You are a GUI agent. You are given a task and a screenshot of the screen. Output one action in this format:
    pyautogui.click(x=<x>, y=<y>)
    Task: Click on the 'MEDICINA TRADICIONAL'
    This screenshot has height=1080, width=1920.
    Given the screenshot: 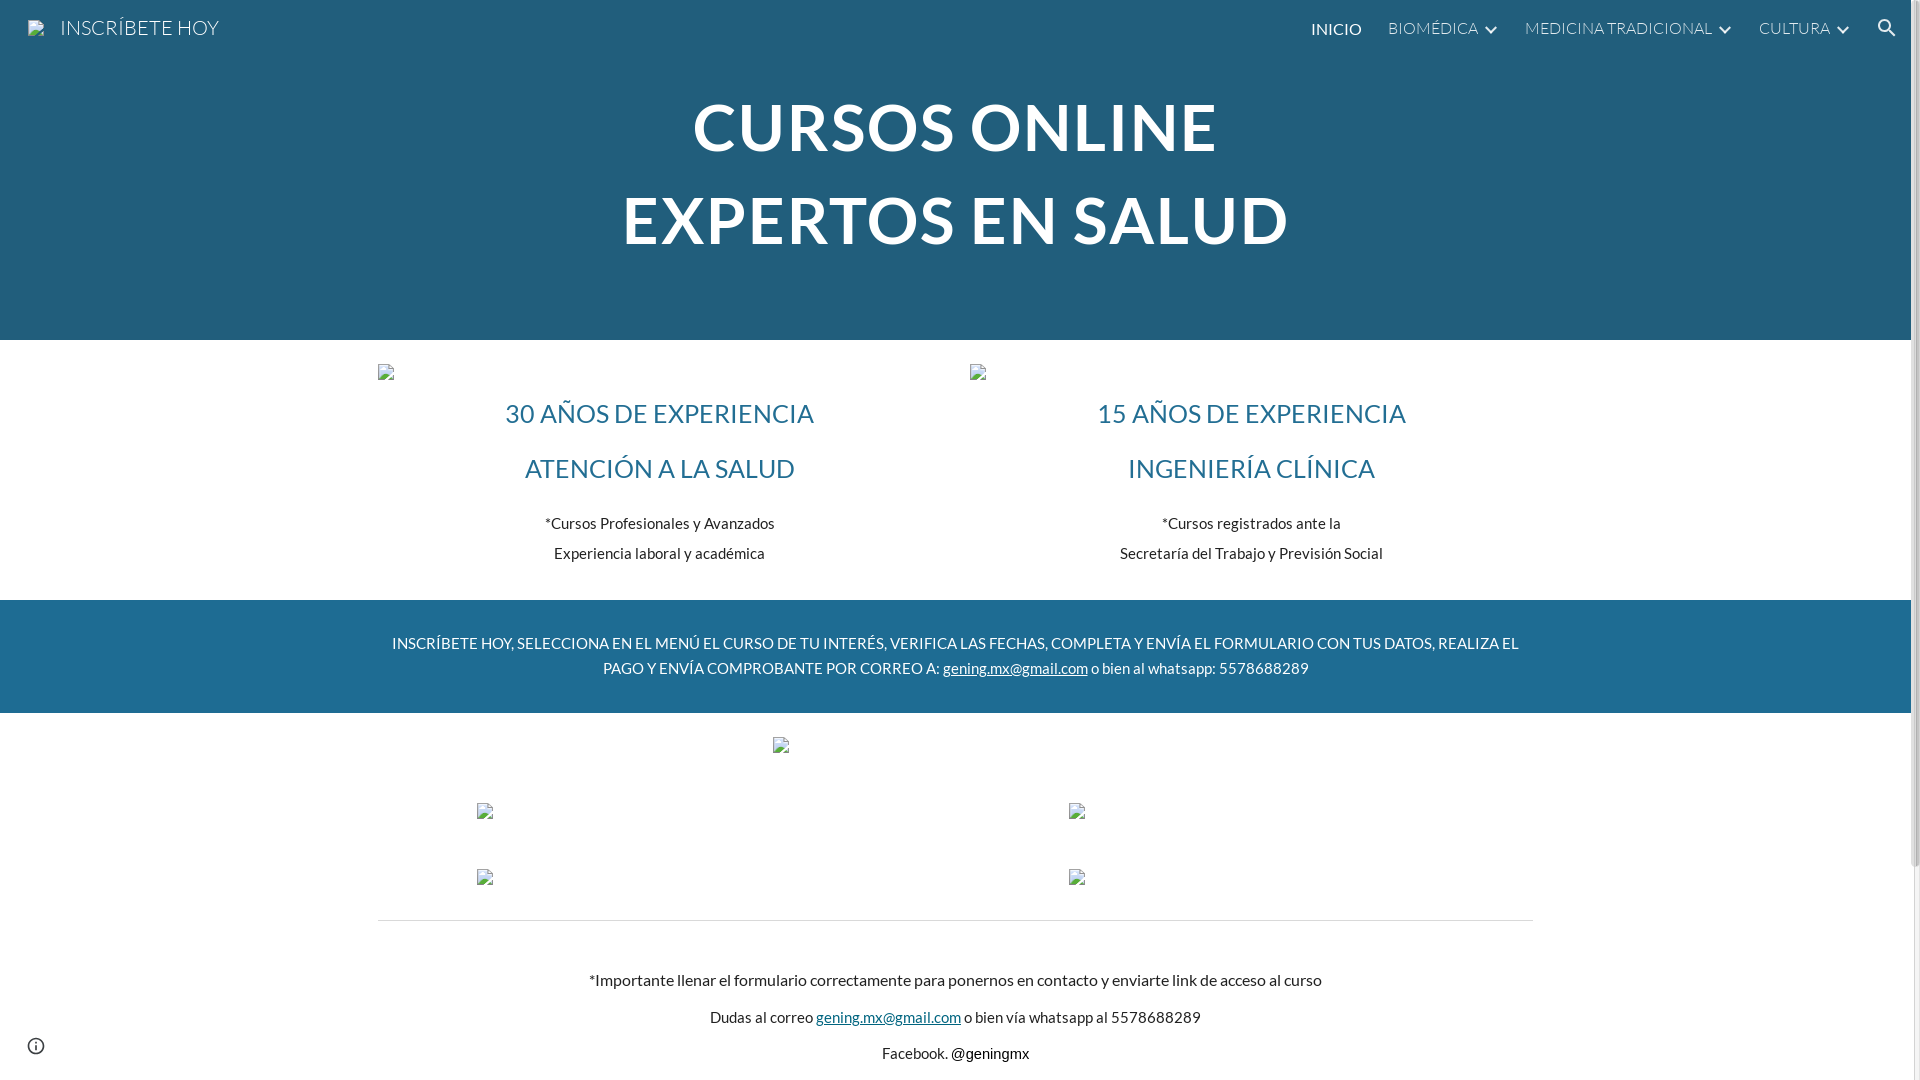 What is the action you would take?
    pyautogui.click(x=1524, y=27)
    